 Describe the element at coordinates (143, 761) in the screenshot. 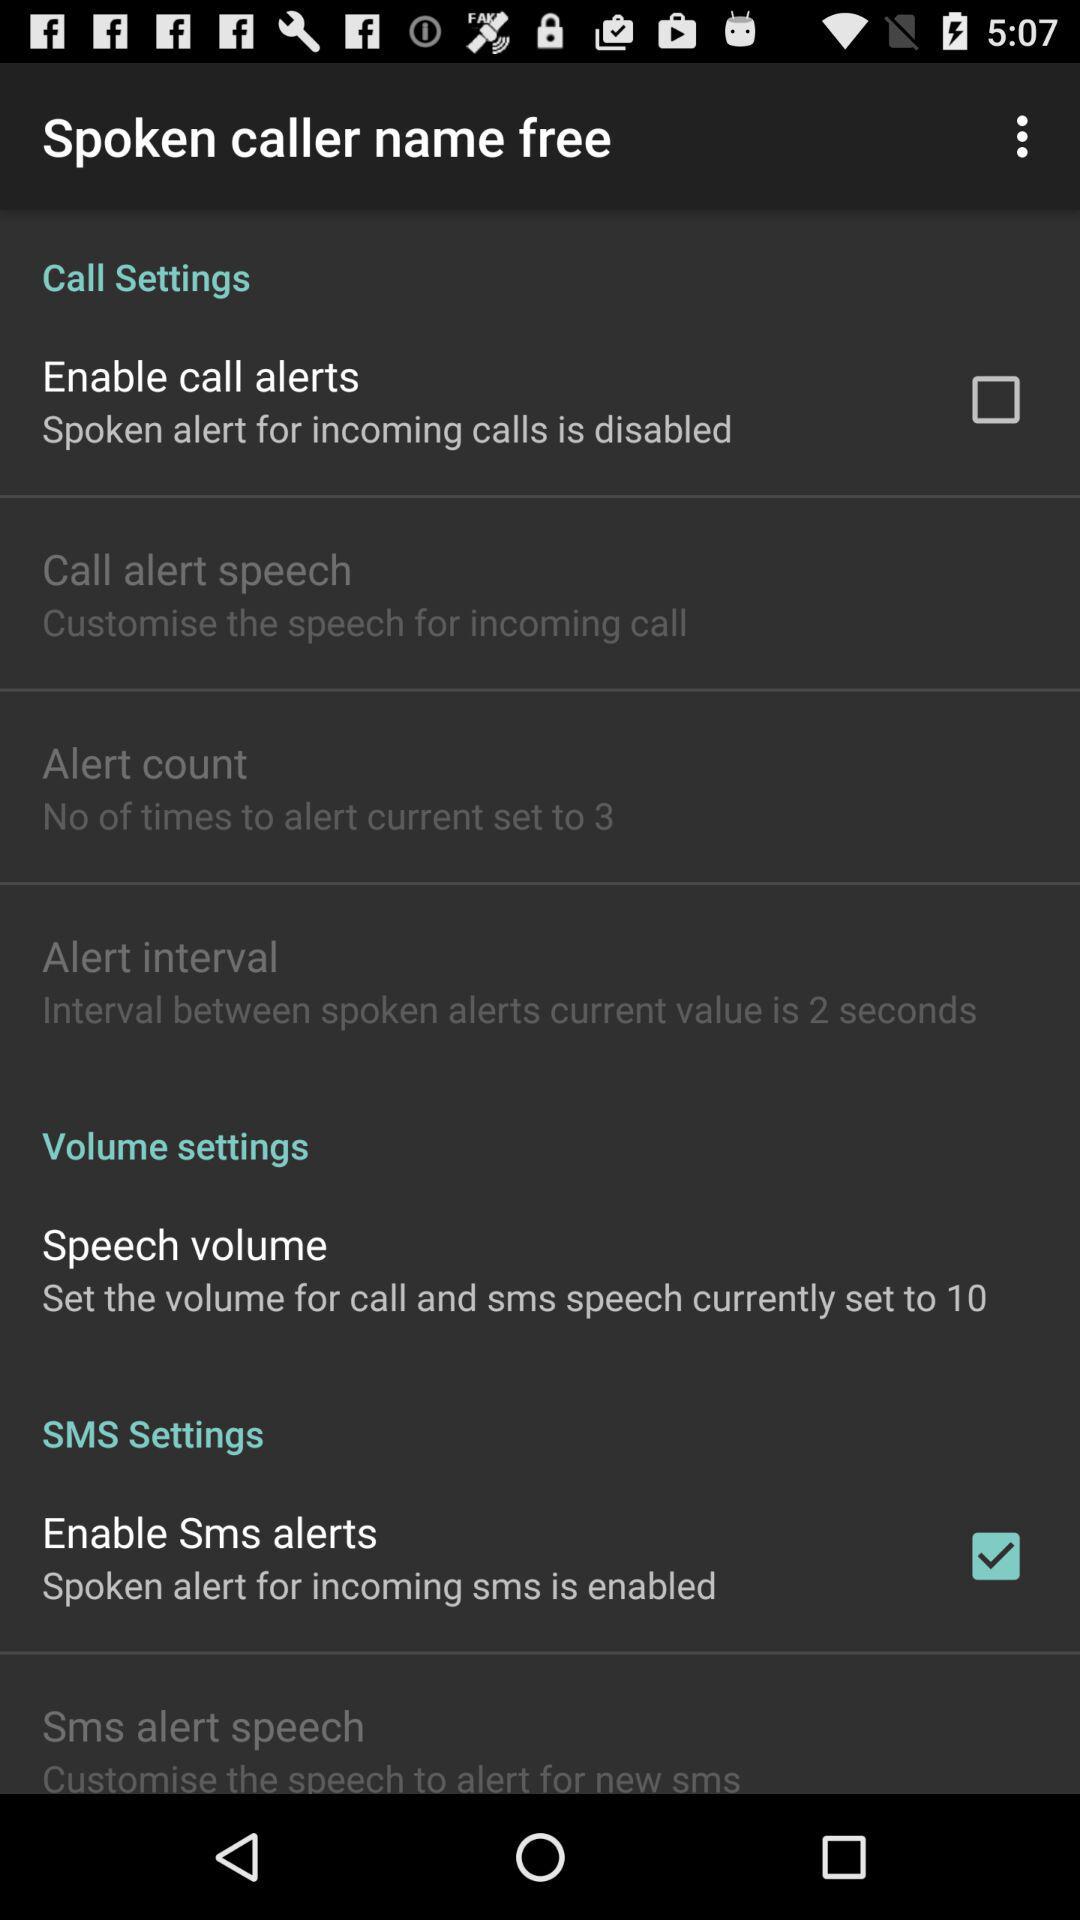

I see `alert count icon` at that location.